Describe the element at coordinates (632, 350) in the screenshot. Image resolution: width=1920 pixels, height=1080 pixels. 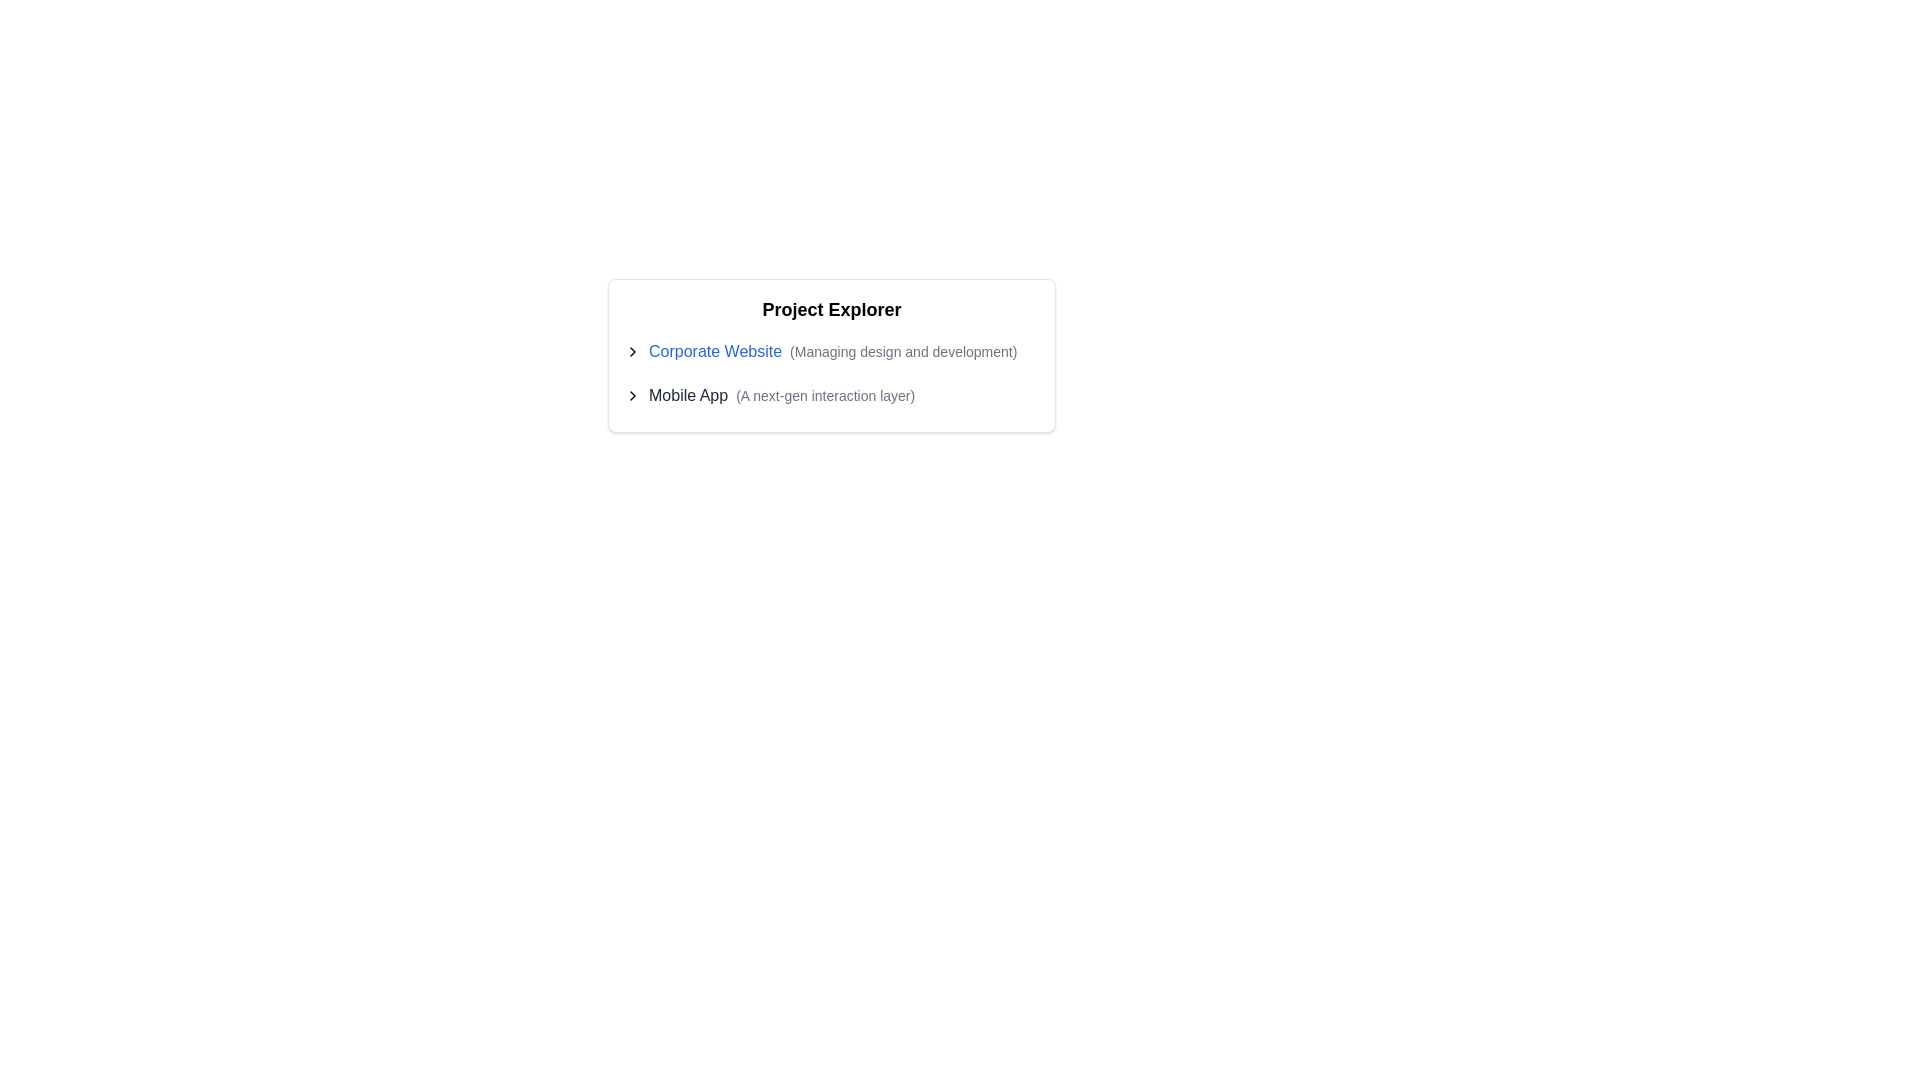
I see `the chevron-shaped navigation icon located in the row labeled 'Corporate Website.'` at that location.